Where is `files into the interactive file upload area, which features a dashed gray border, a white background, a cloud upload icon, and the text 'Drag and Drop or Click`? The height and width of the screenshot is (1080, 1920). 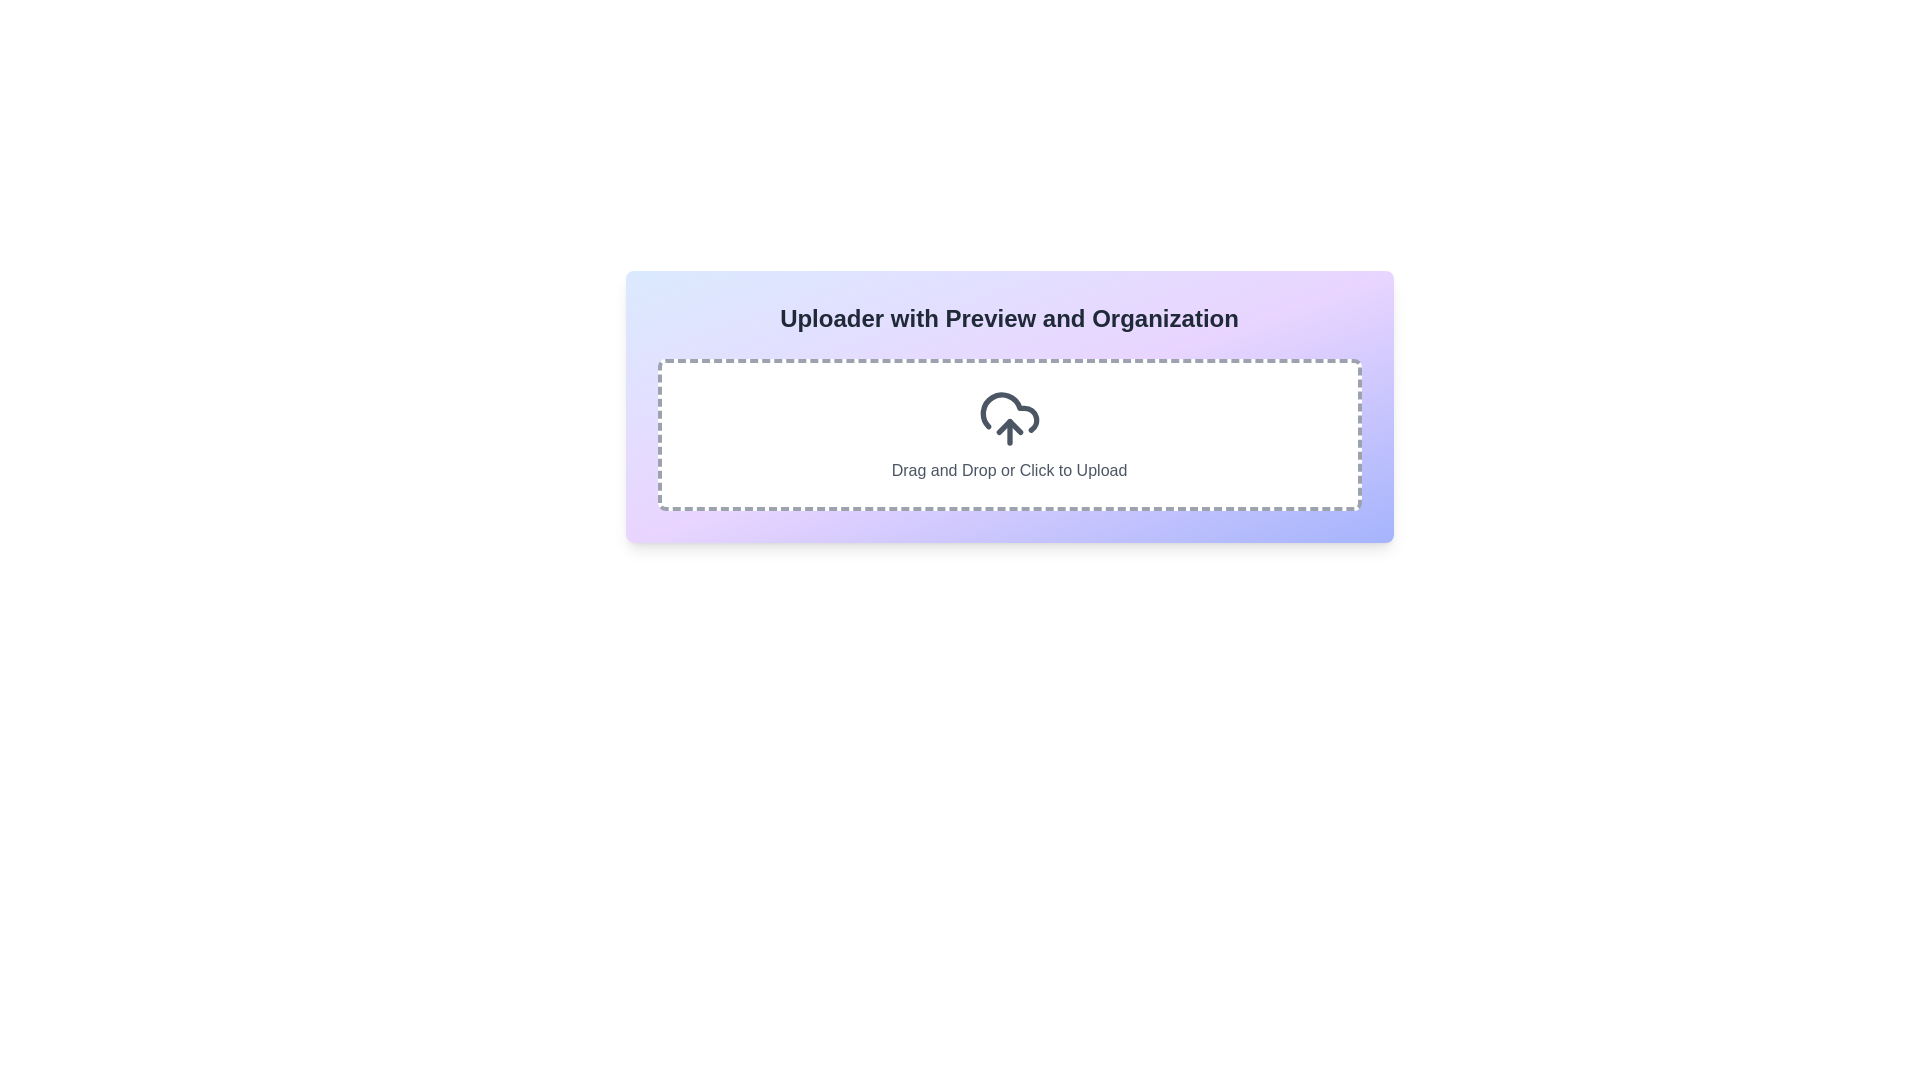
files into the interactive file upload area, which features a dashed gray border, a white background, a cloud upload icon, and the text 'Drag and Drop or Click is located at coordinates (1009, 434).